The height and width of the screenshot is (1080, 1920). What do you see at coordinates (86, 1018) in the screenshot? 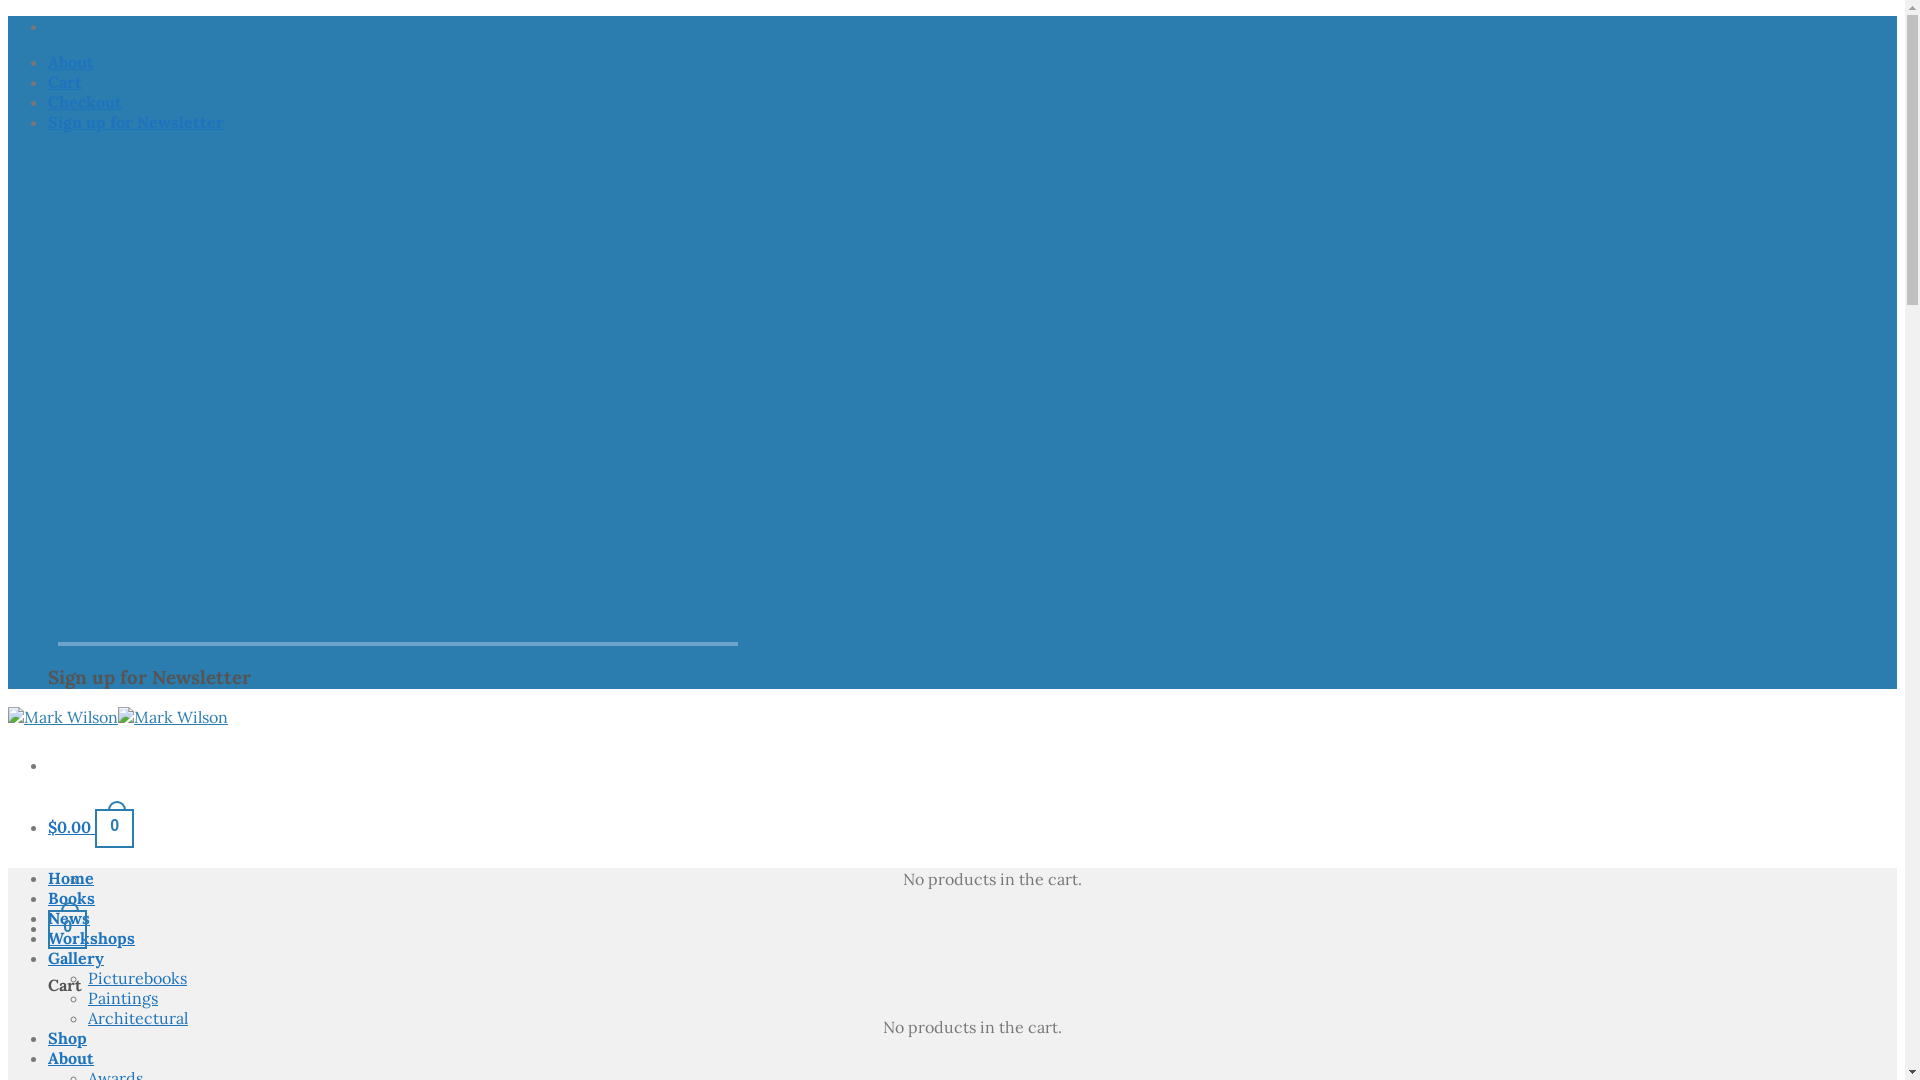
I see `'Architectural'` at bounding box center [86, 1018].